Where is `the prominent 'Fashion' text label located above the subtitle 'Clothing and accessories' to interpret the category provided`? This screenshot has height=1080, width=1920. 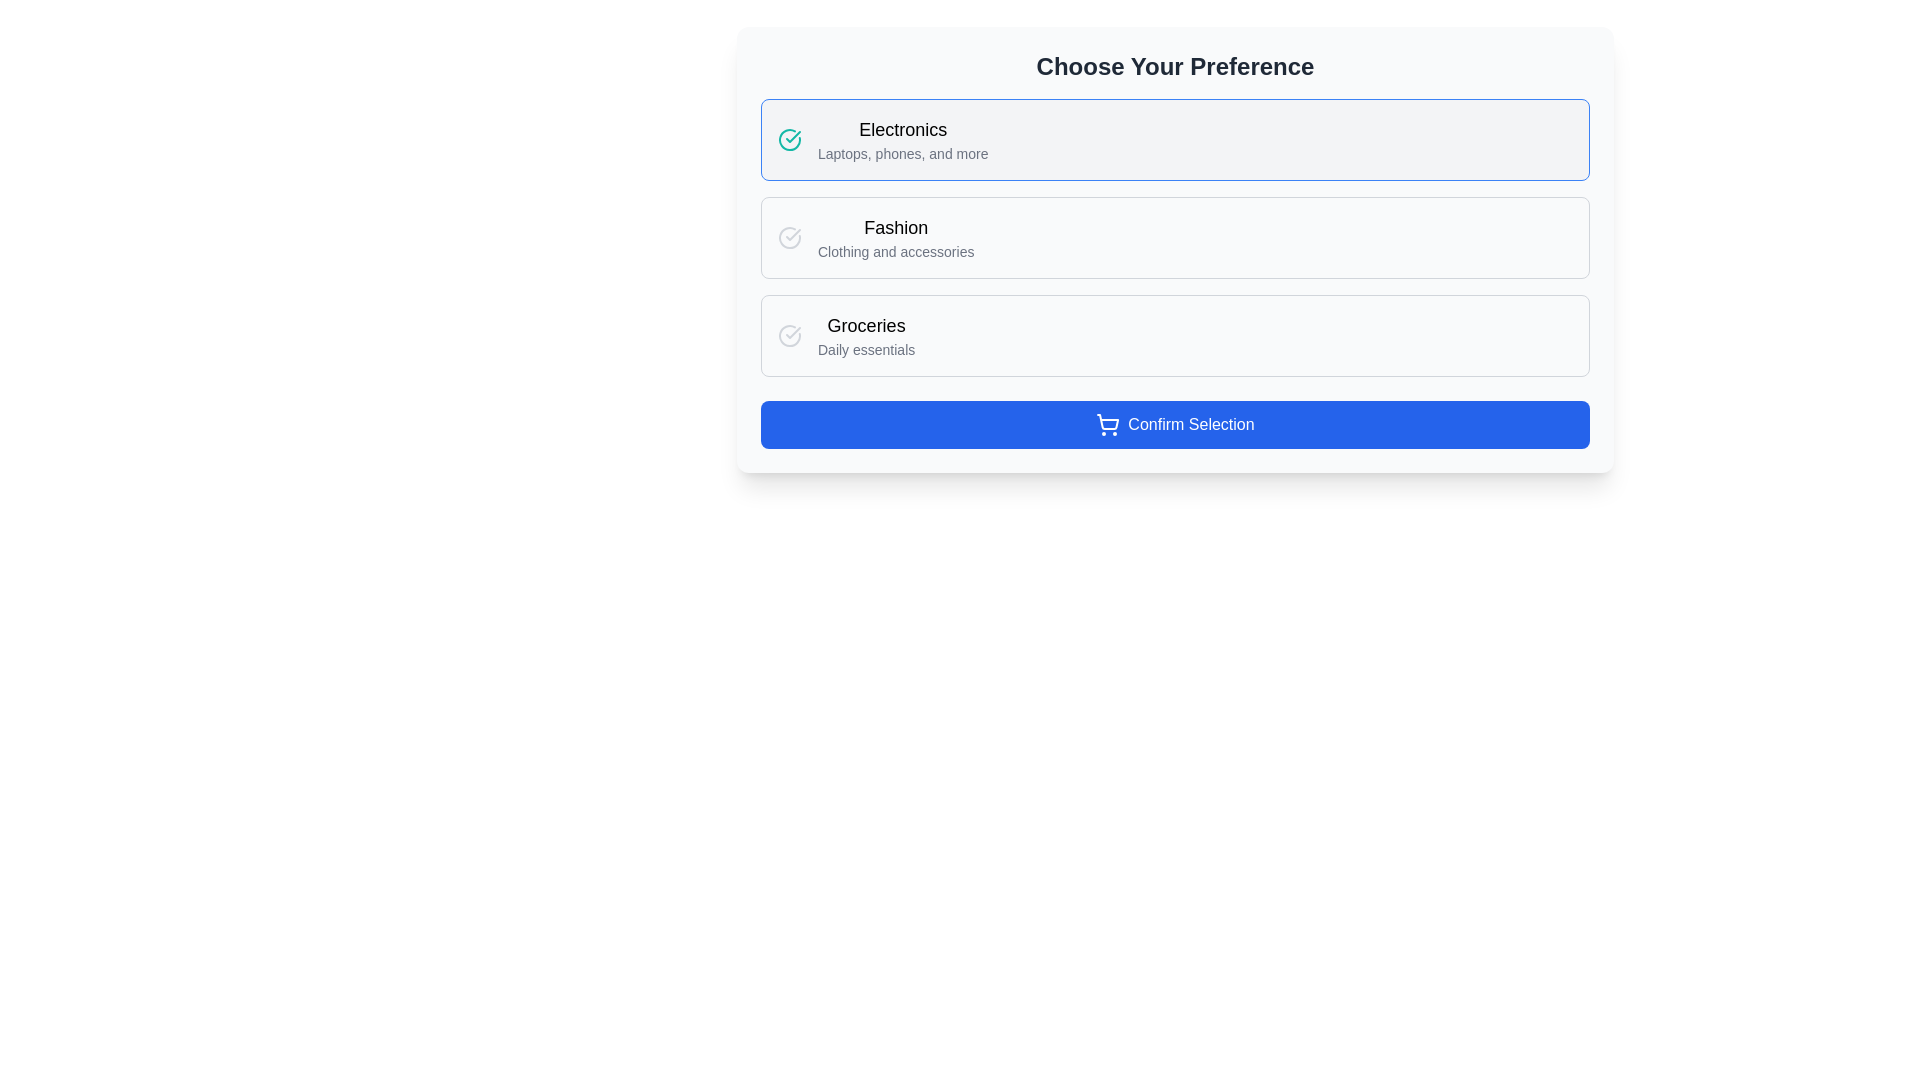
the prominent 'Fashion' text label located above the subtitle 'Clothing and accessories' to interpret the category provided is located at coordinates (895, 226).